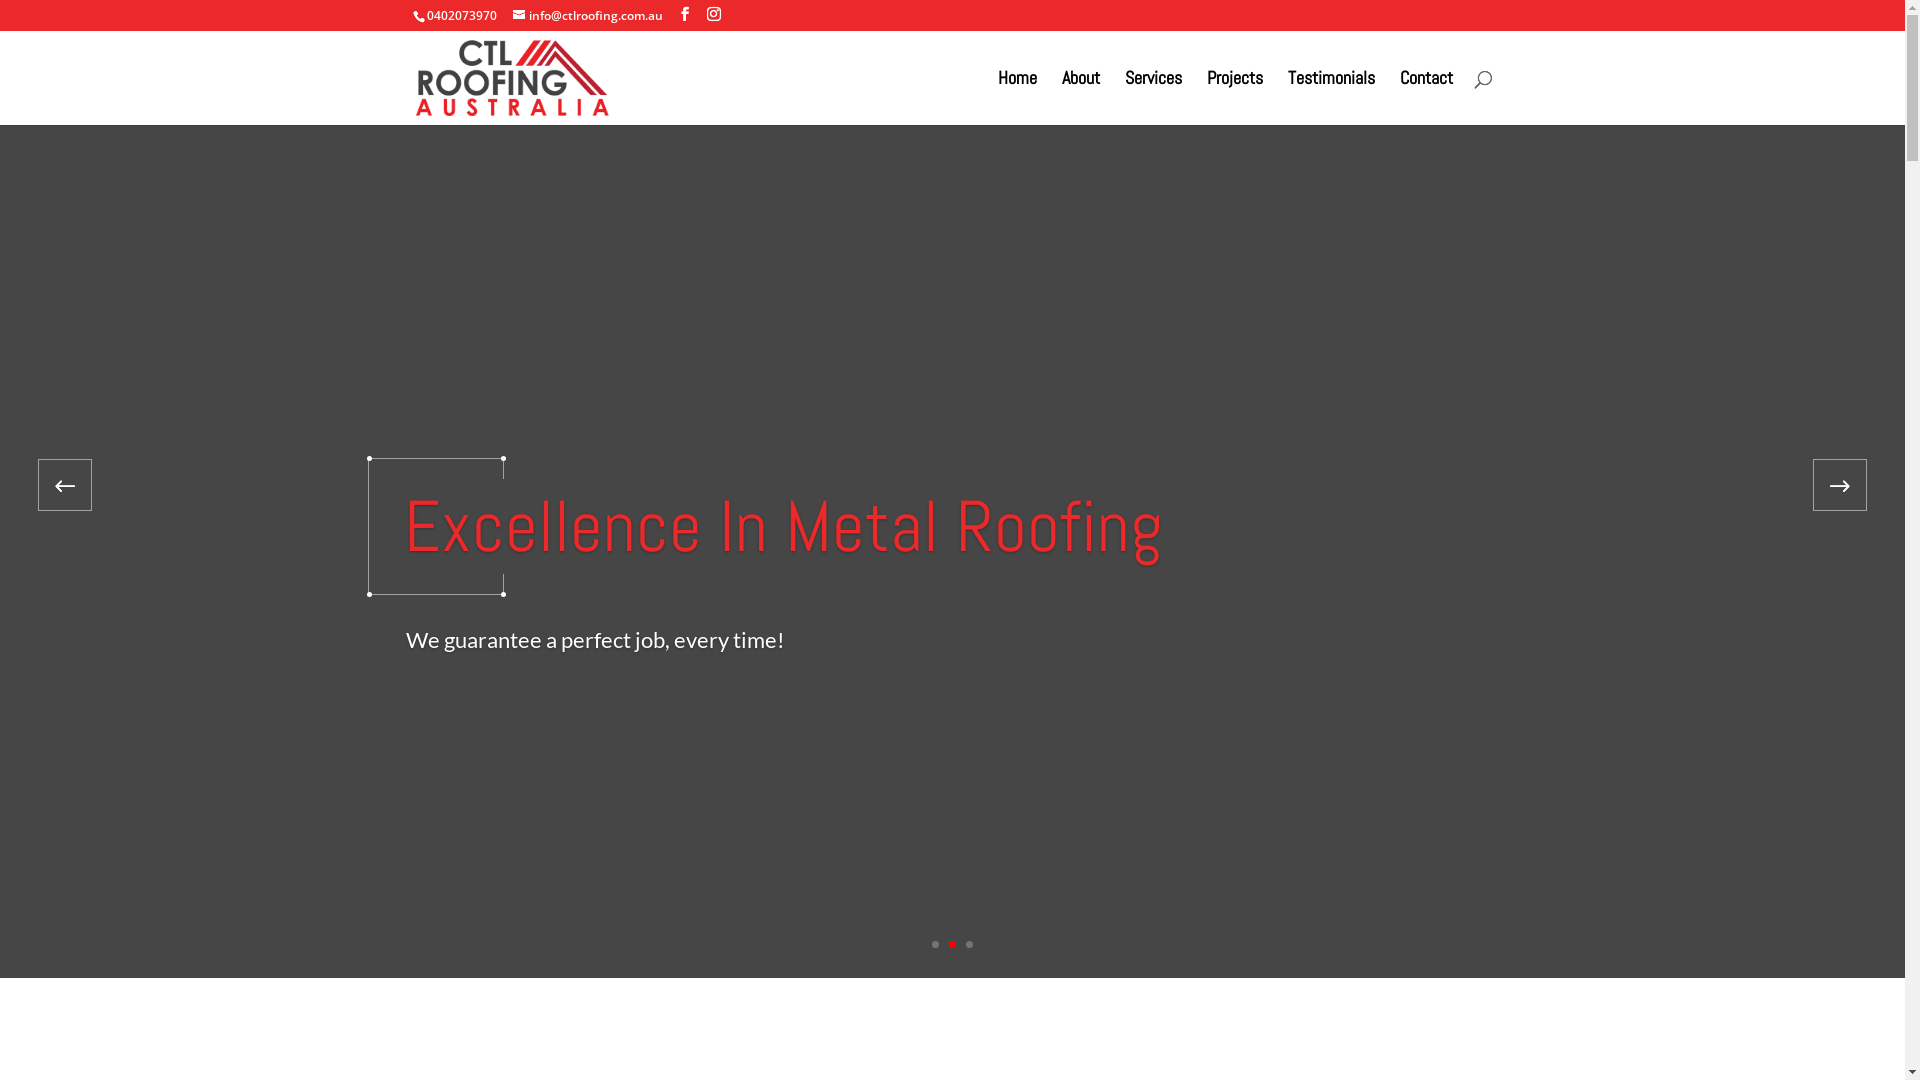 Image resolution: width=1920 pixels, height=1080 pixels. Describe the element at coordinates (585, 15) in the screenshot. I see `'info@ctlroofing.com.au'` at that location.